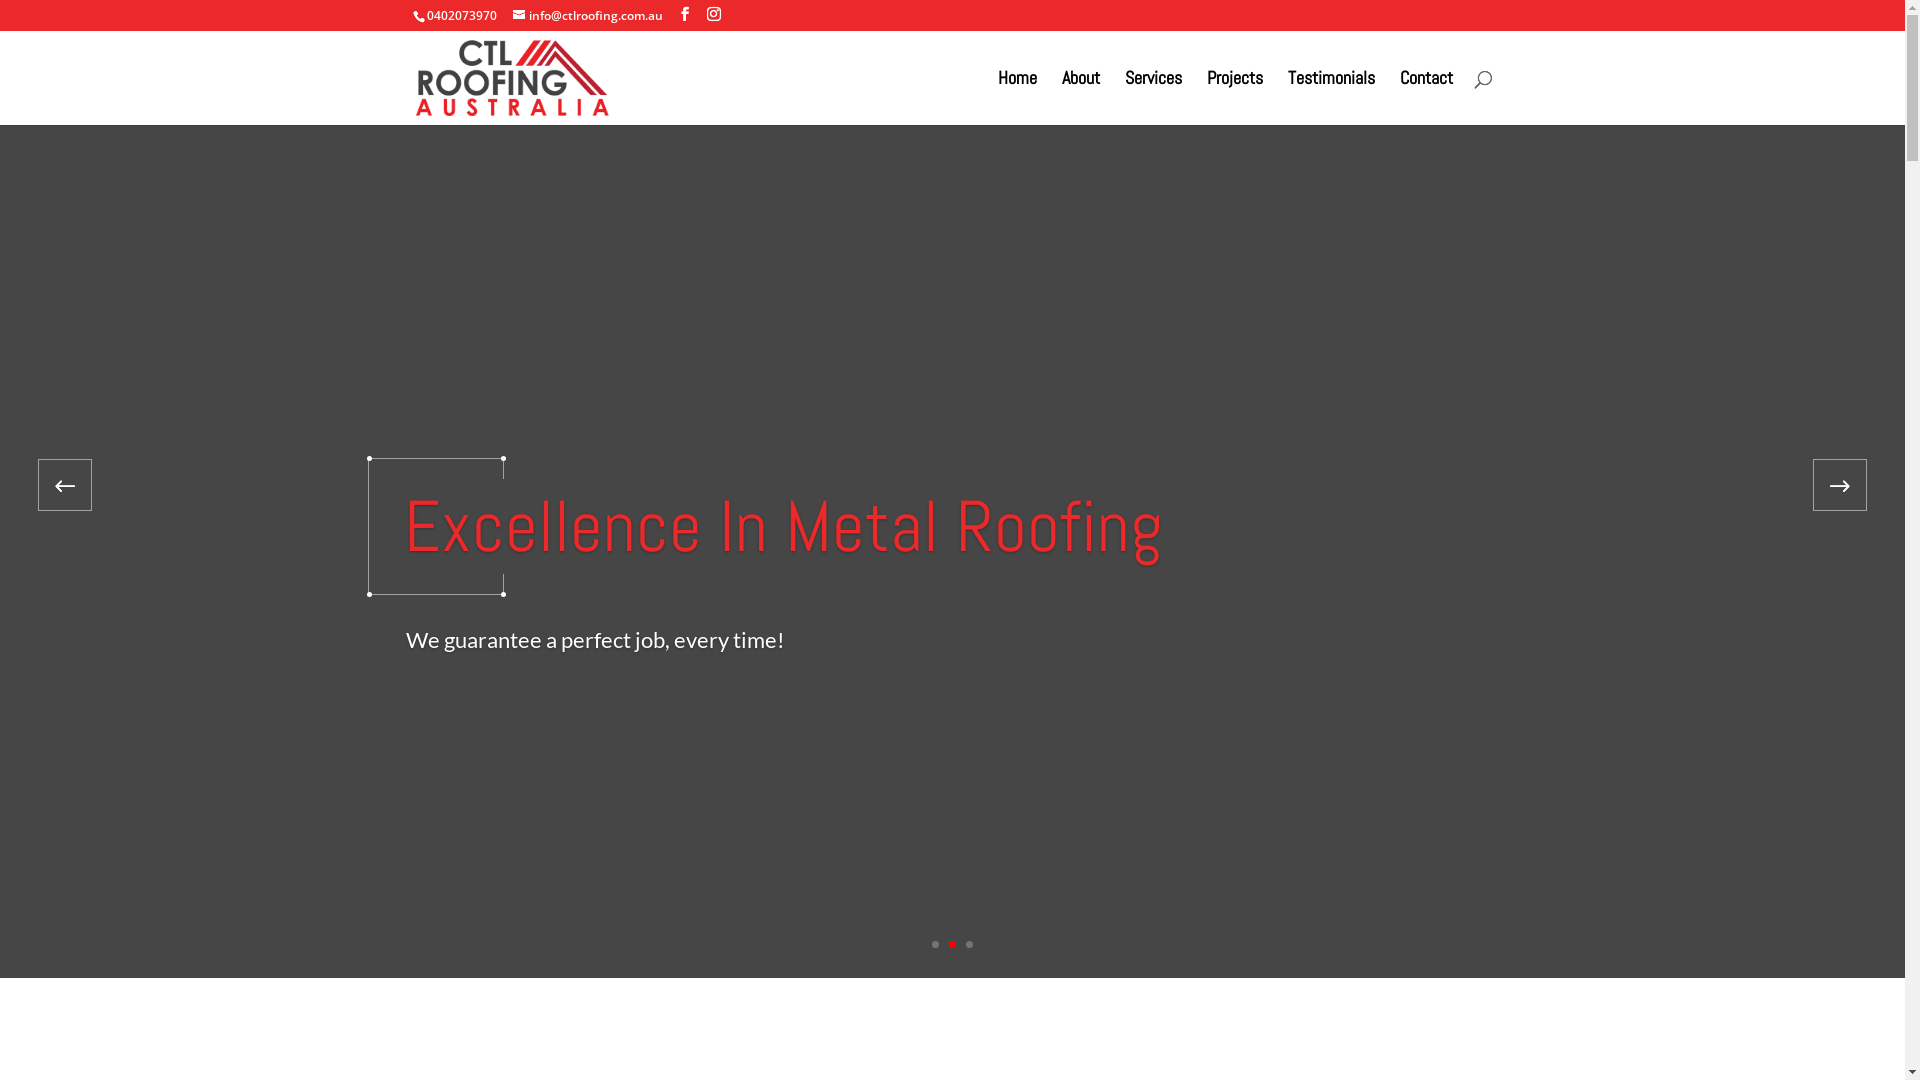 Image resolution: width=1920 pixels, height=1080 pixels. Describe the element at coordinates (585, 15) in the screenshot. I see `'info@ctlroofing.com.au'` at that location.